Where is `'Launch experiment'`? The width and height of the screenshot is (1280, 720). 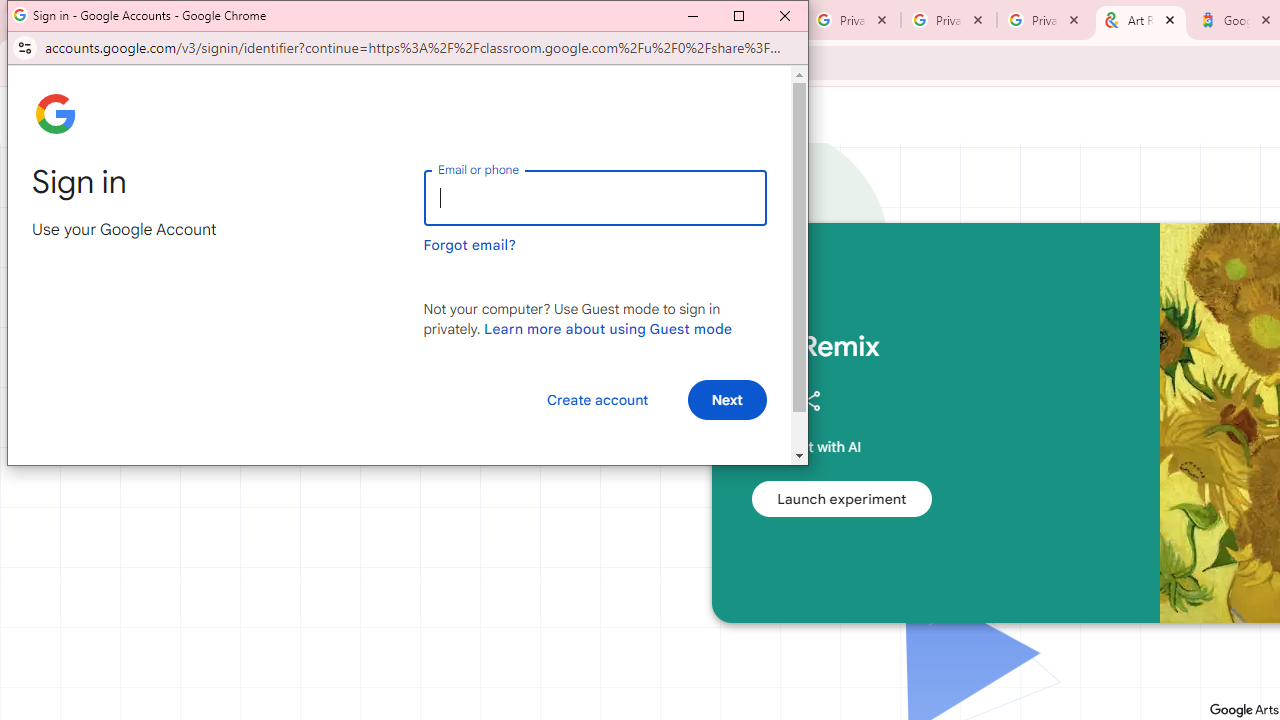 'Launch experiment' is located at coordinates (841, 497).